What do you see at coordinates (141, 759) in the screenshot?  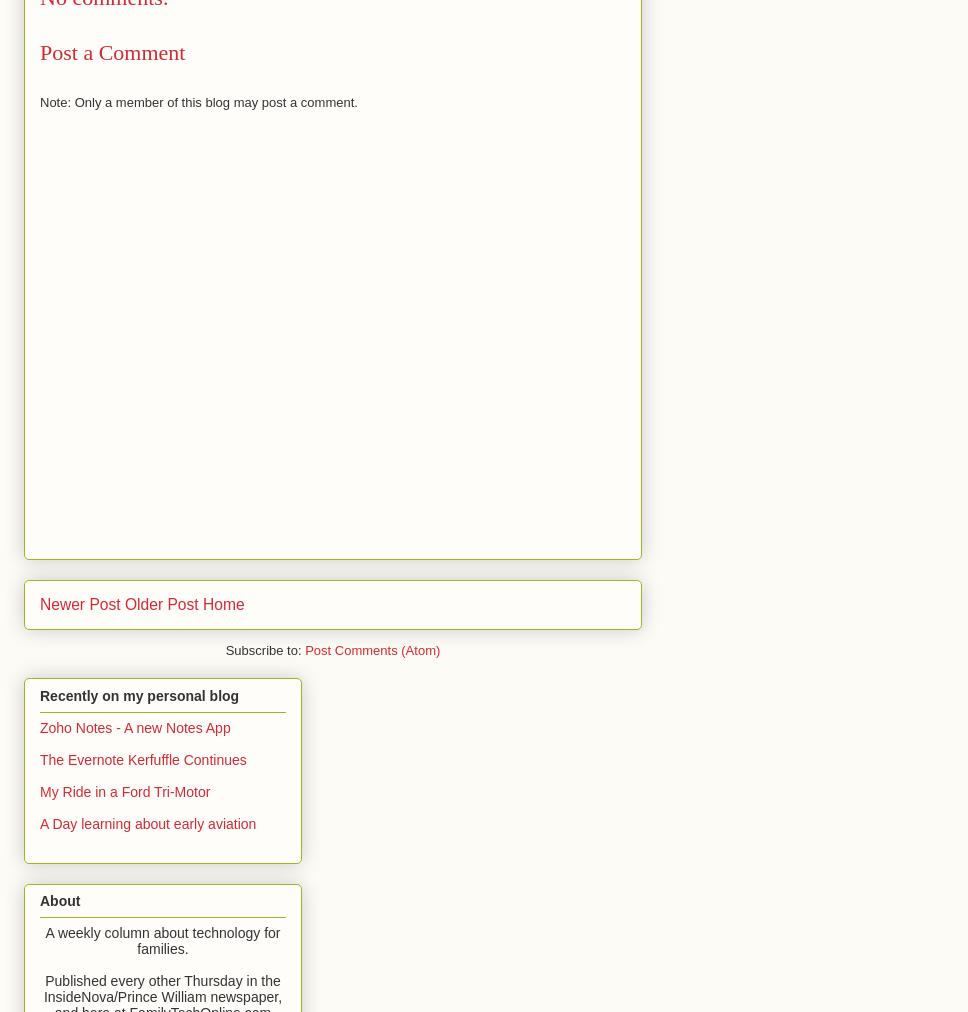 I see `'The Evernote Kerfuffle Continues'` at bounding box center [141, 759].